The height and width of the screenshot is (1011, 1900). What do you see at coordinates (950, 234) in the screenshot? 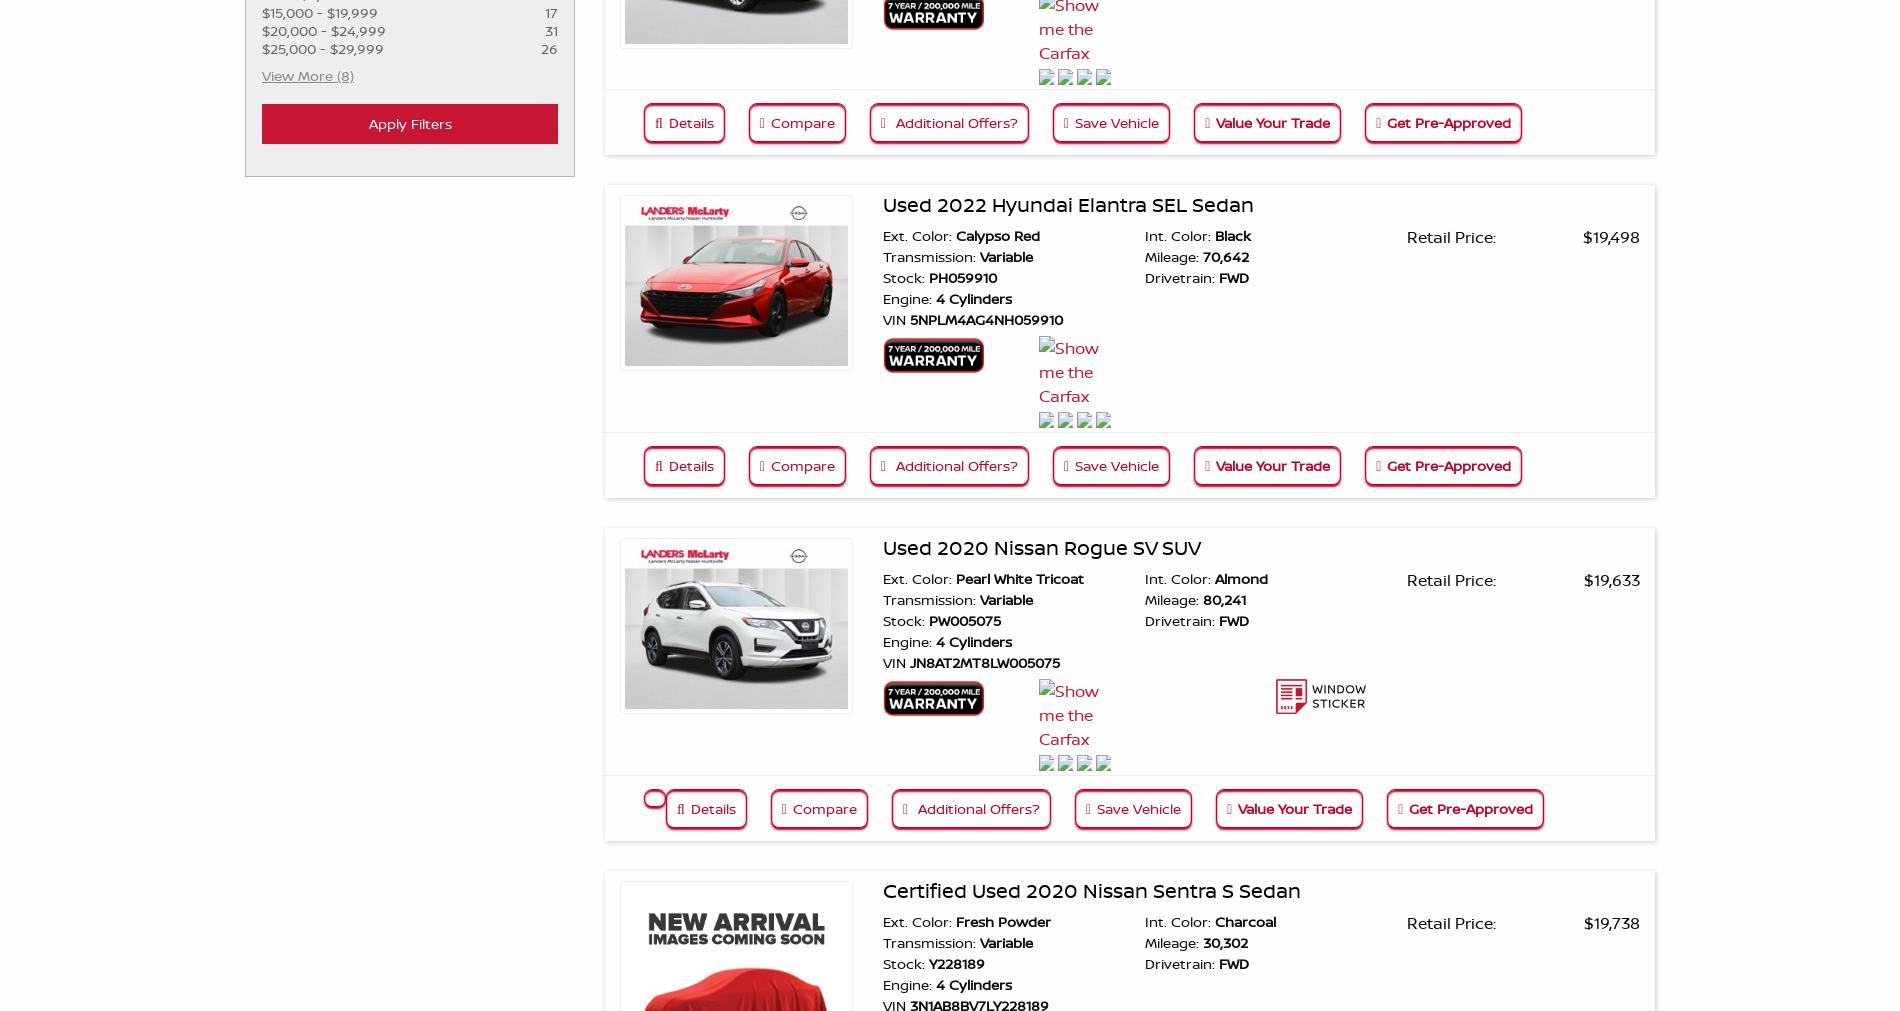
I see `'Calypso Red'` at bounding box center [950, 234].